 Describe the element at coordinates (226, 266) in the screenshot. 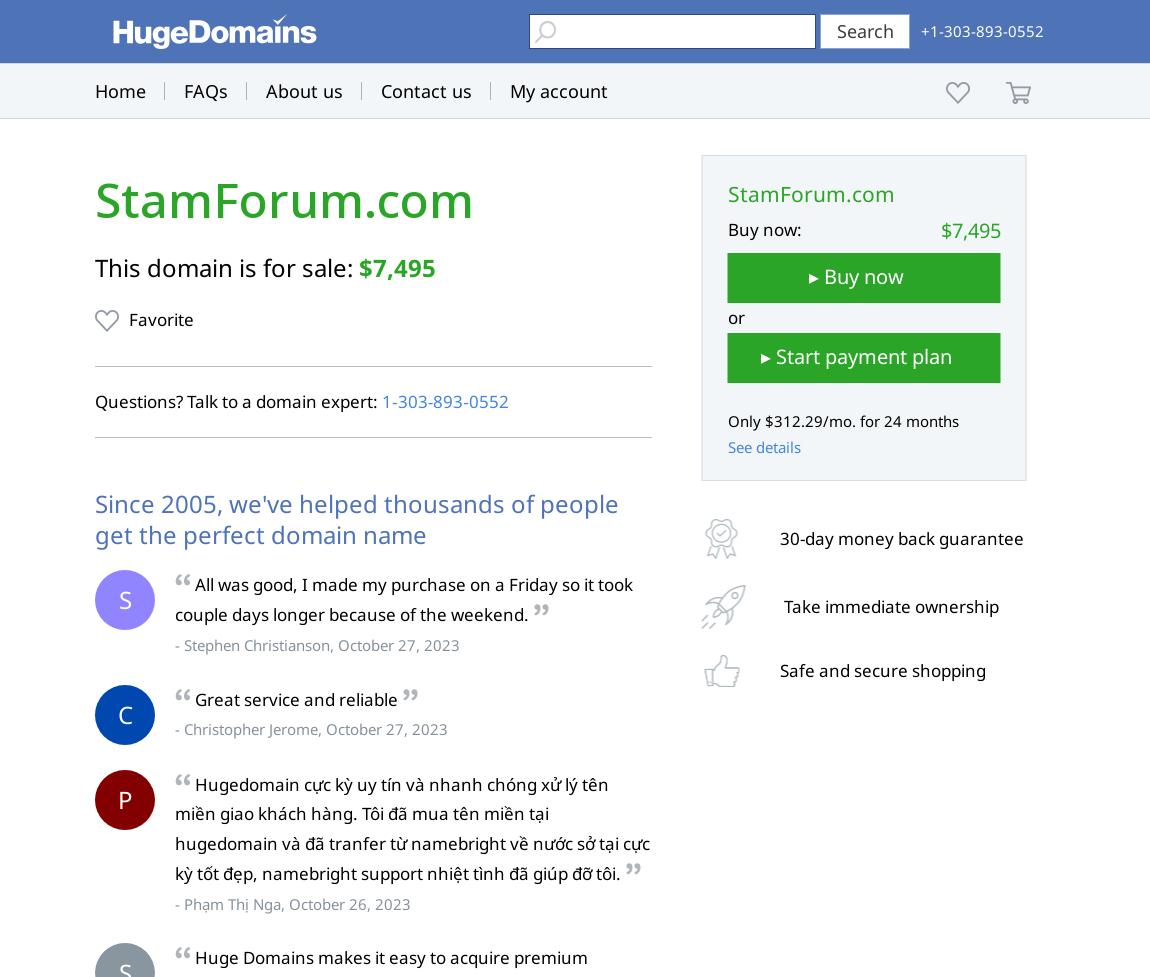

I see `'This domain is for sale:'` at that location.